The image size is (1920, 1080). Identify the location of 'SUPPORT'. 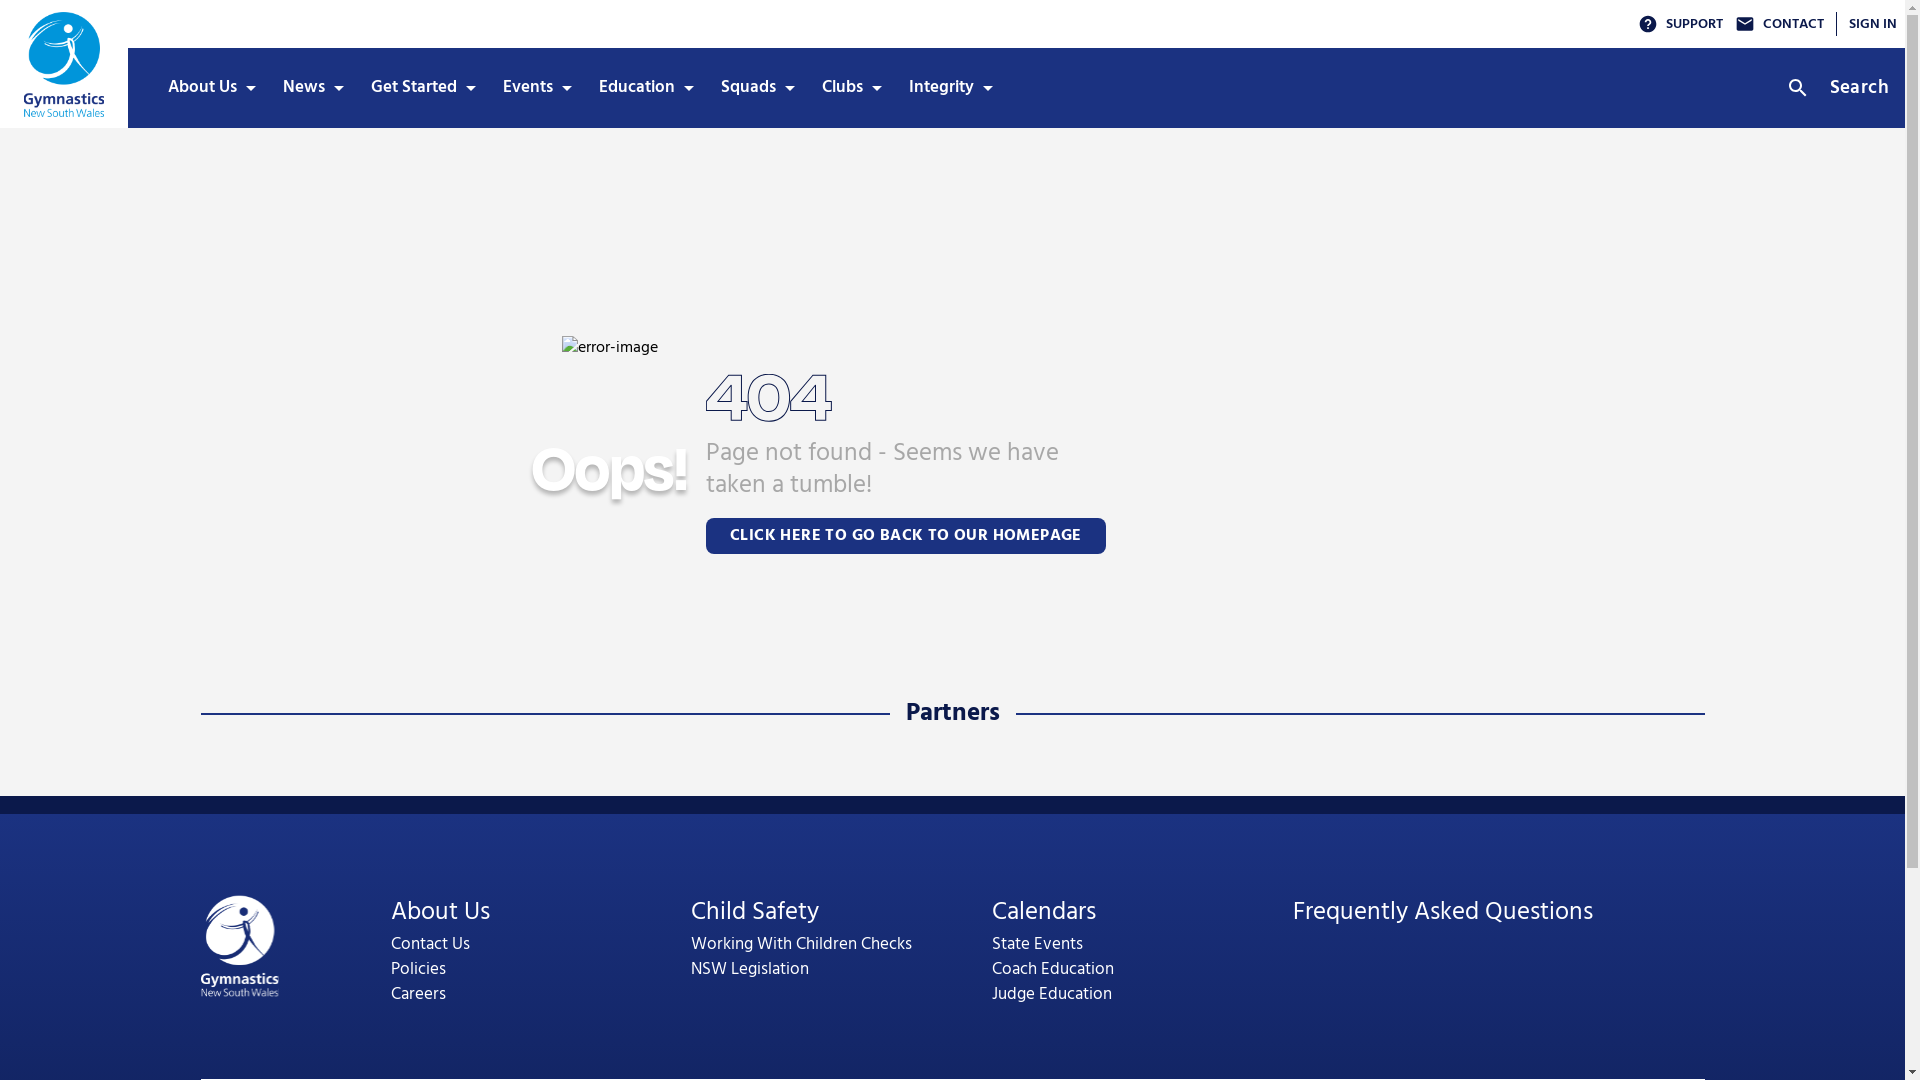
(1637, 23).